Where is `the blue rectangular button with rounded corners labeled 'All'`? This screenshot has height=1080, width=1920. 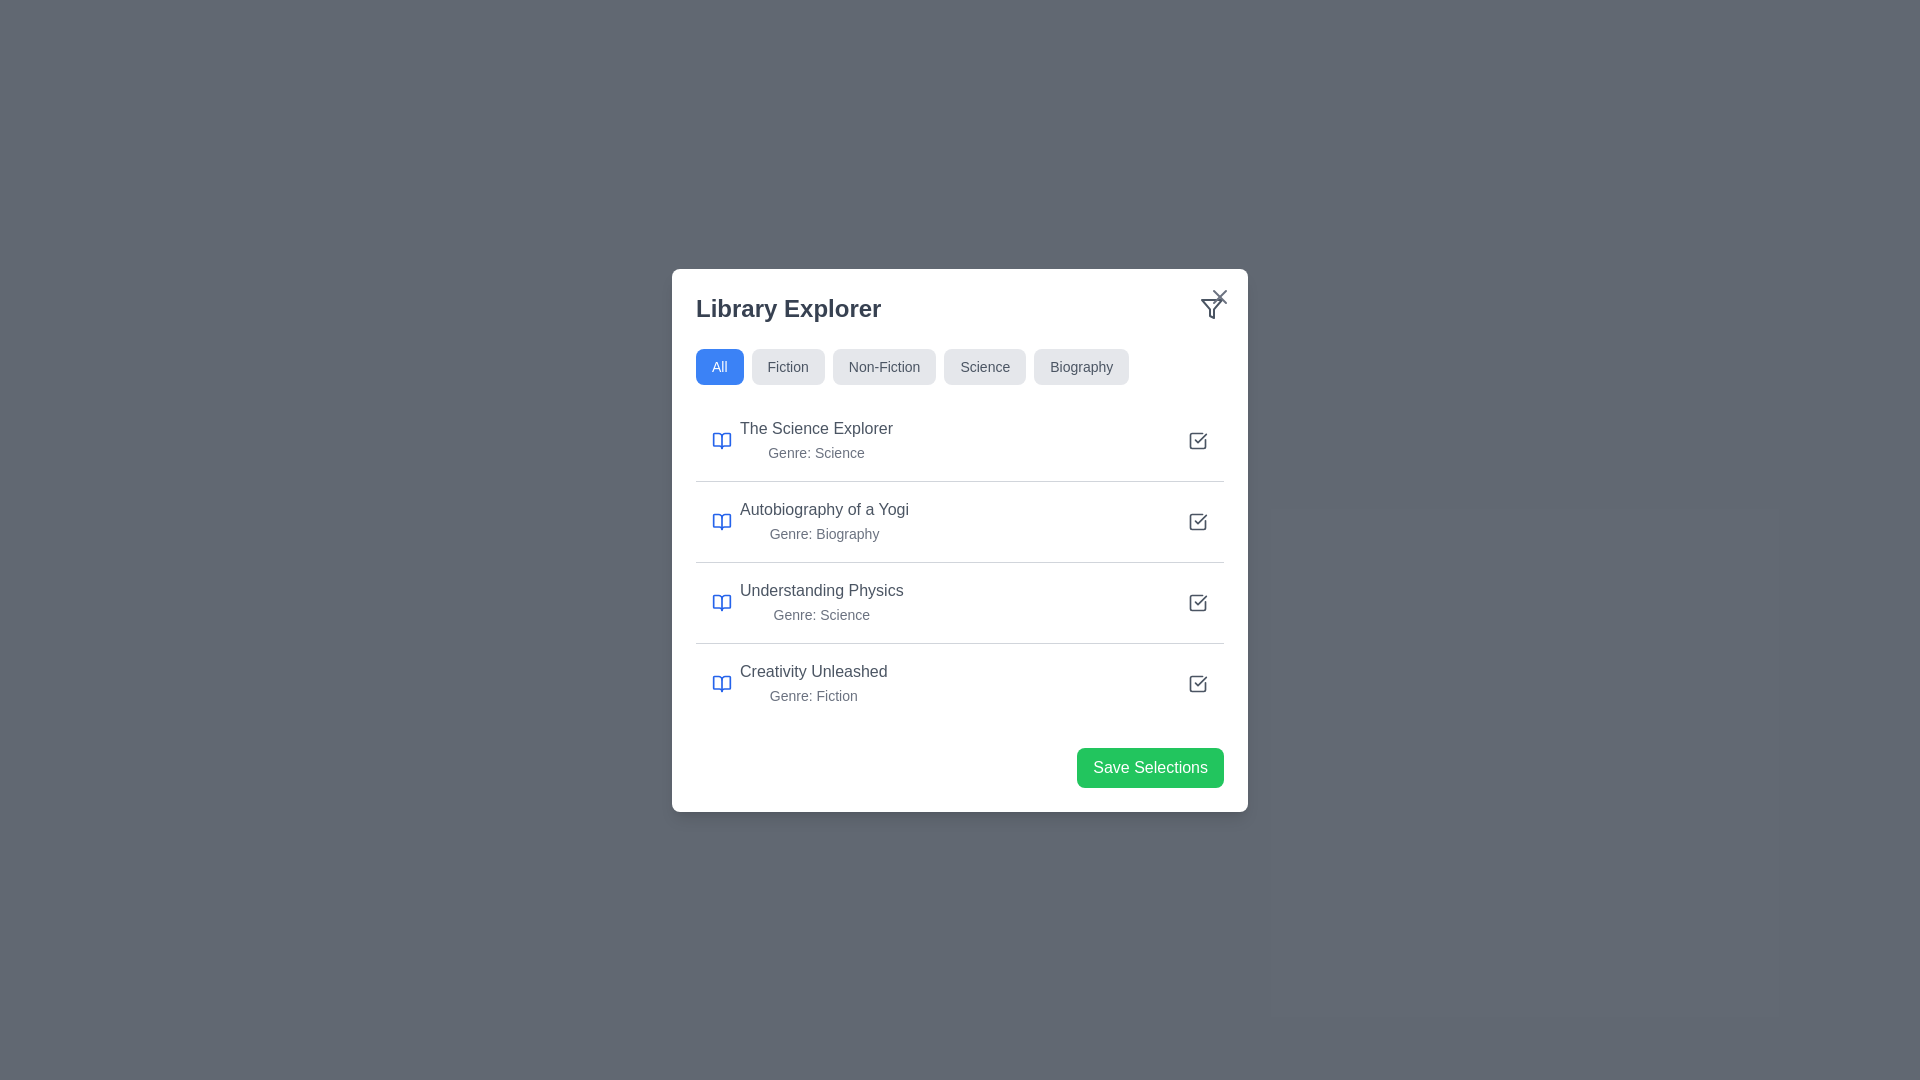
the blue rectangular button with rounded corners labeled 'All' is located at coordinates (719, 366).